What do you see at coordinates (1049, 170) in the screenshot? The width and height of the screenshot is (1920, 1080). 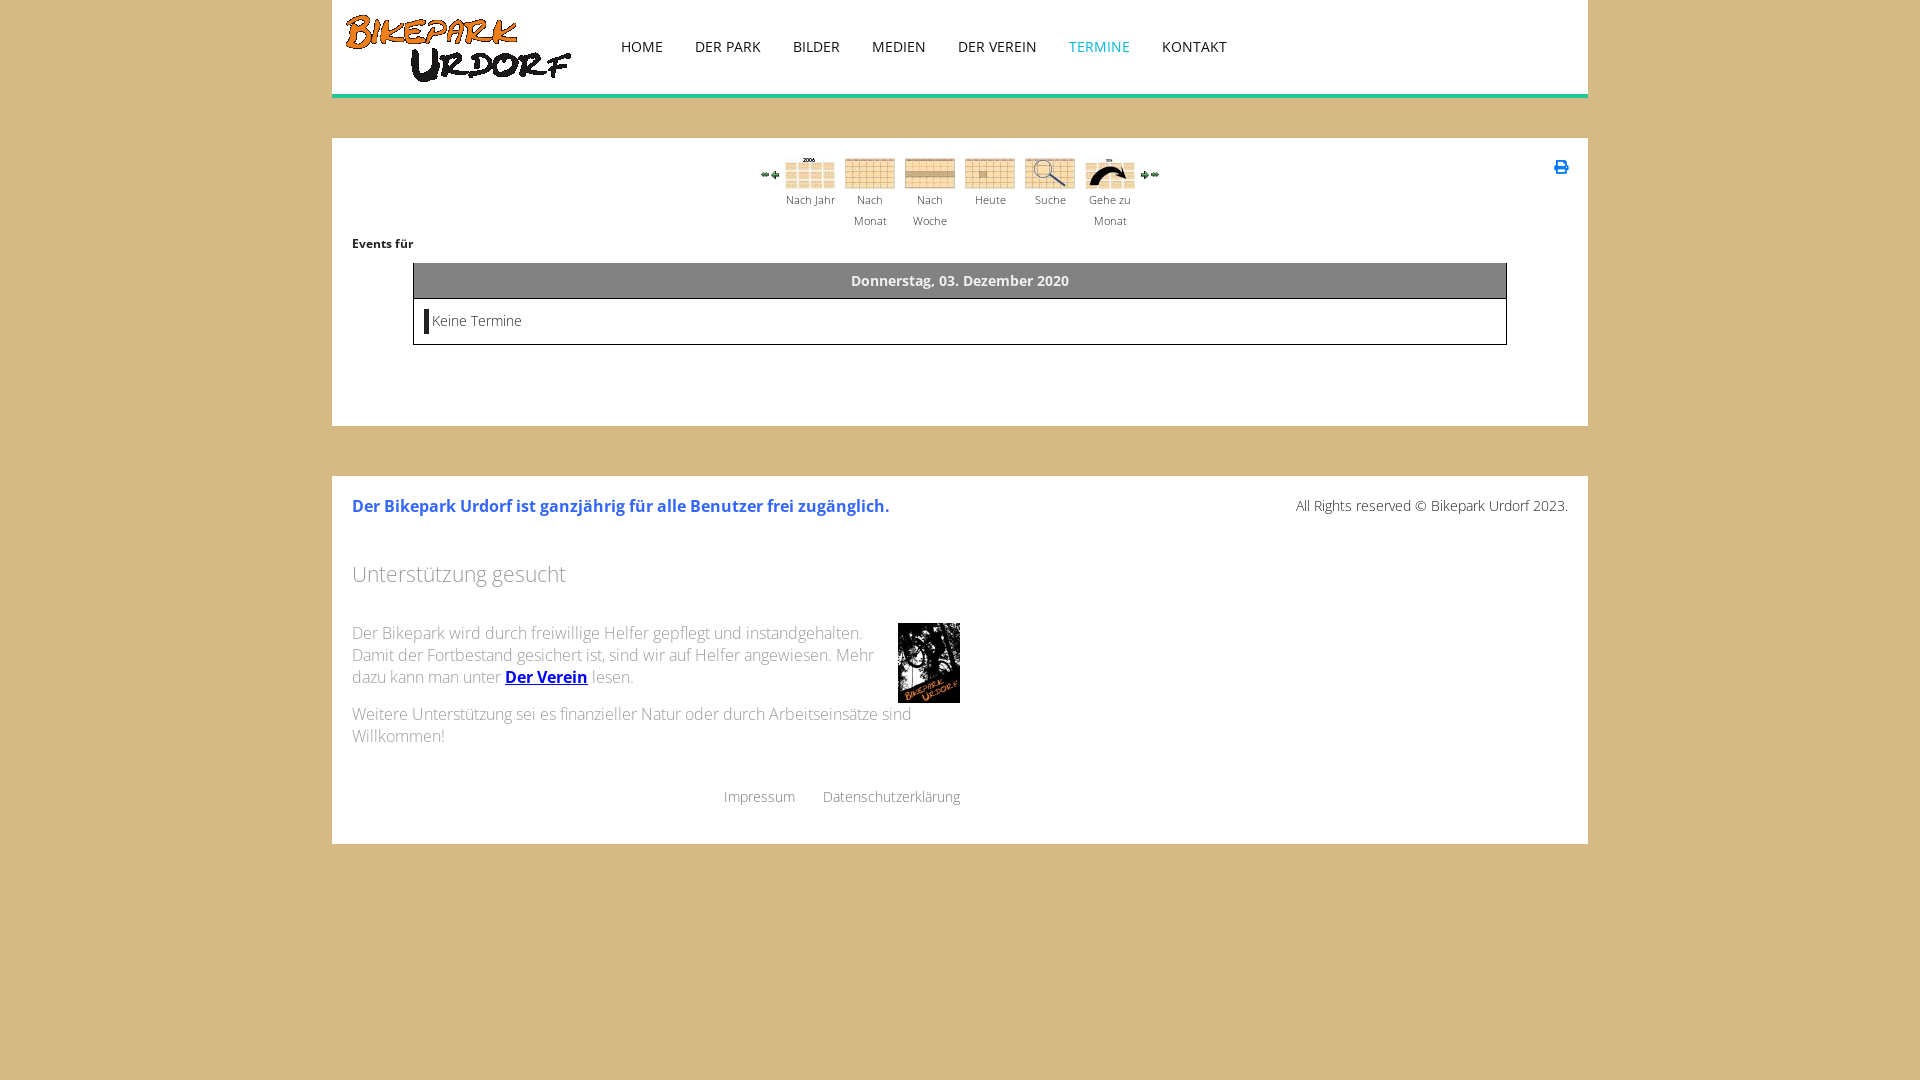 I see `'Suche'` at bounding box center [1049, 170].